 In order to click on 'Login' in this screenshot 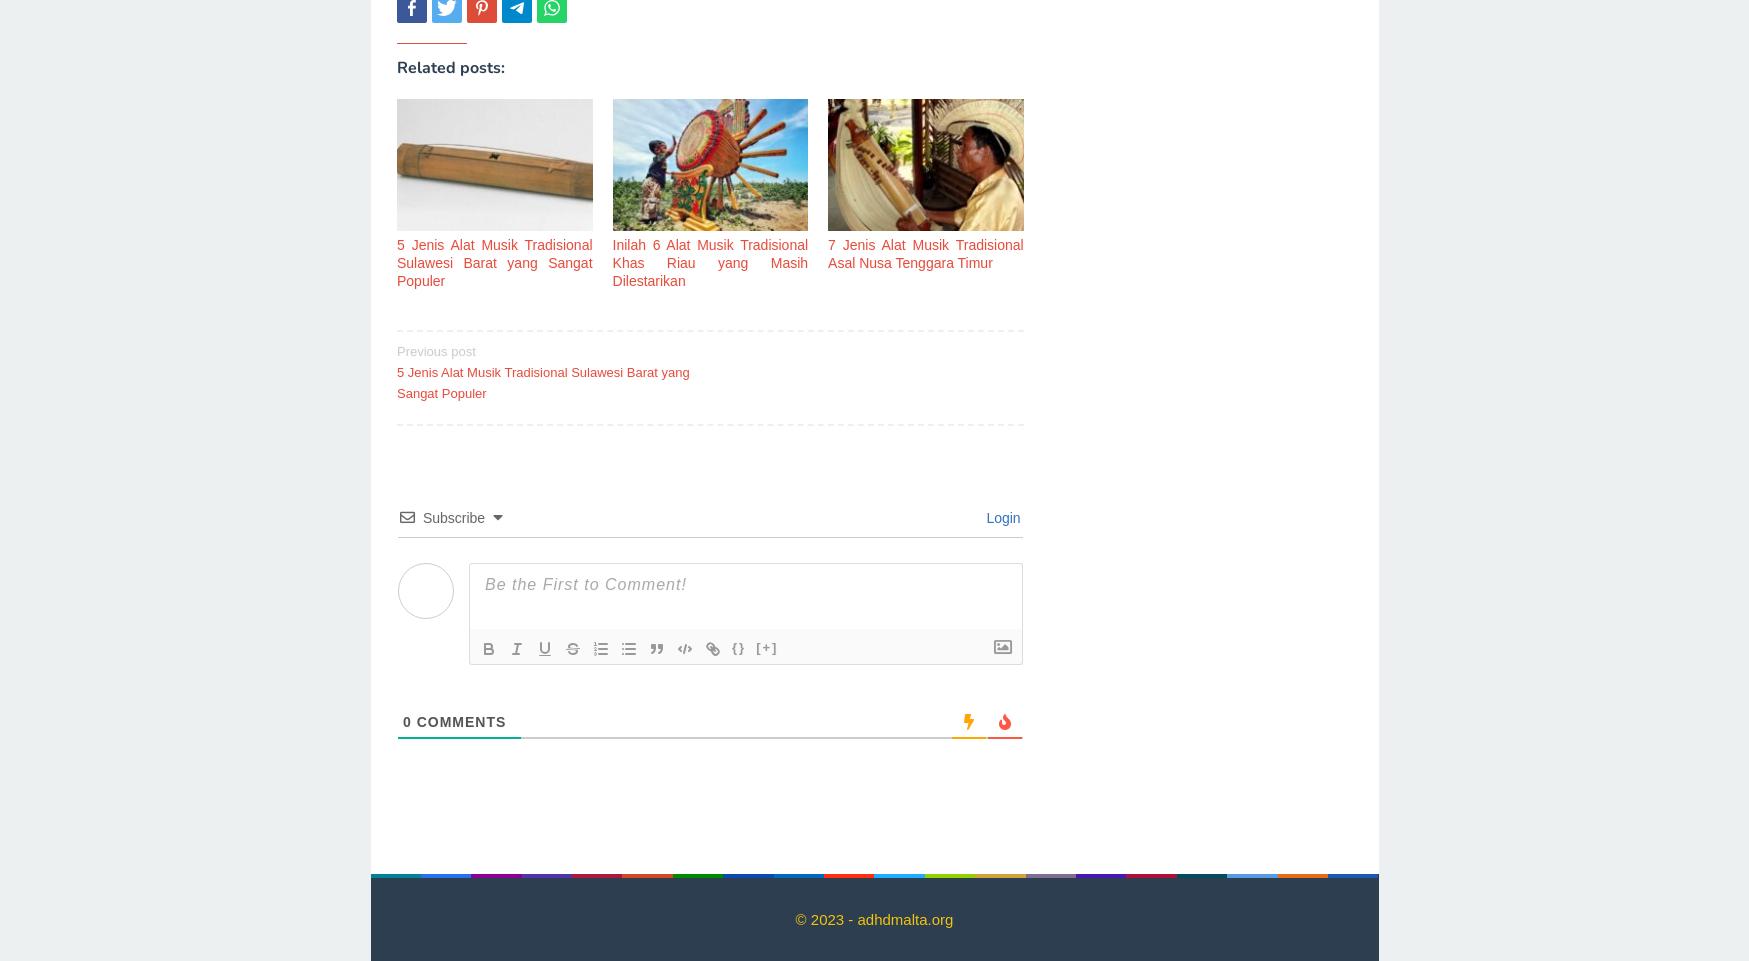, I will do `click(999, 517)`.